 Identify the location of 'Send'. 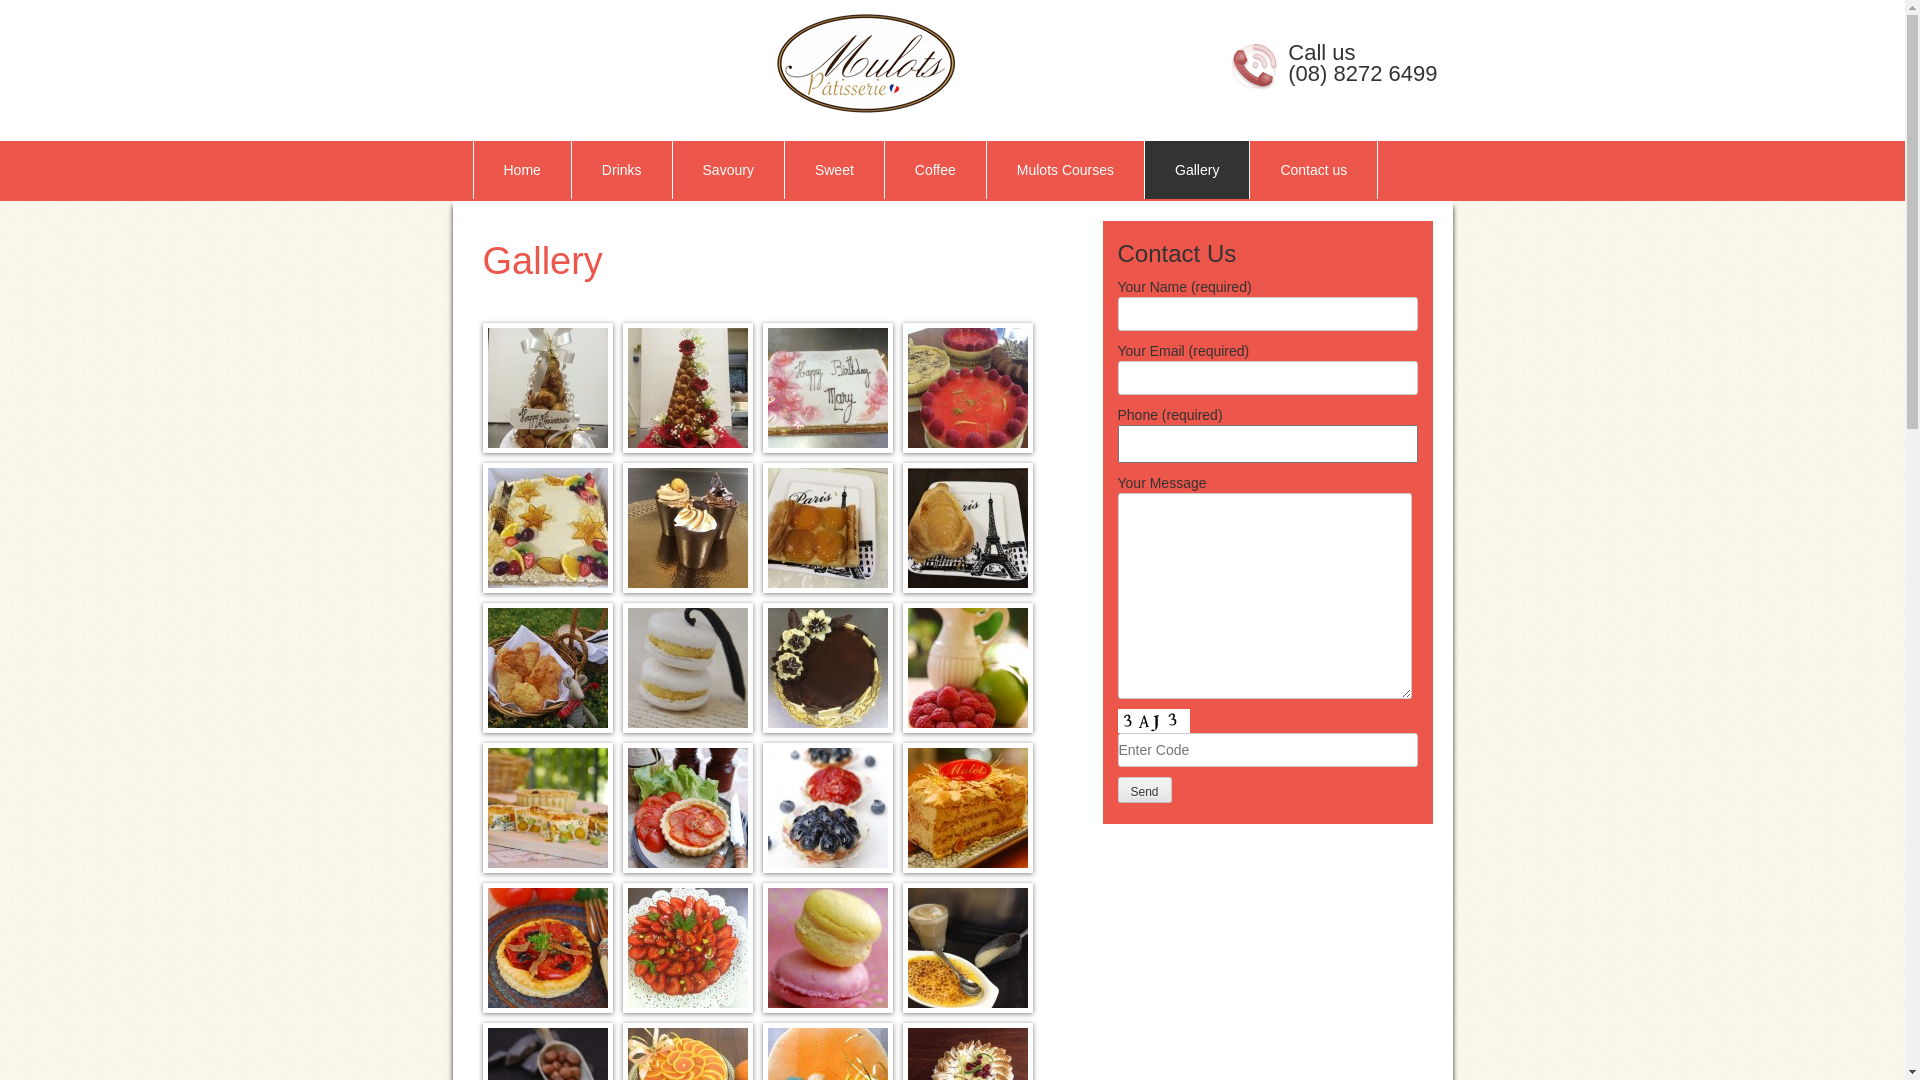
(1145, 789).